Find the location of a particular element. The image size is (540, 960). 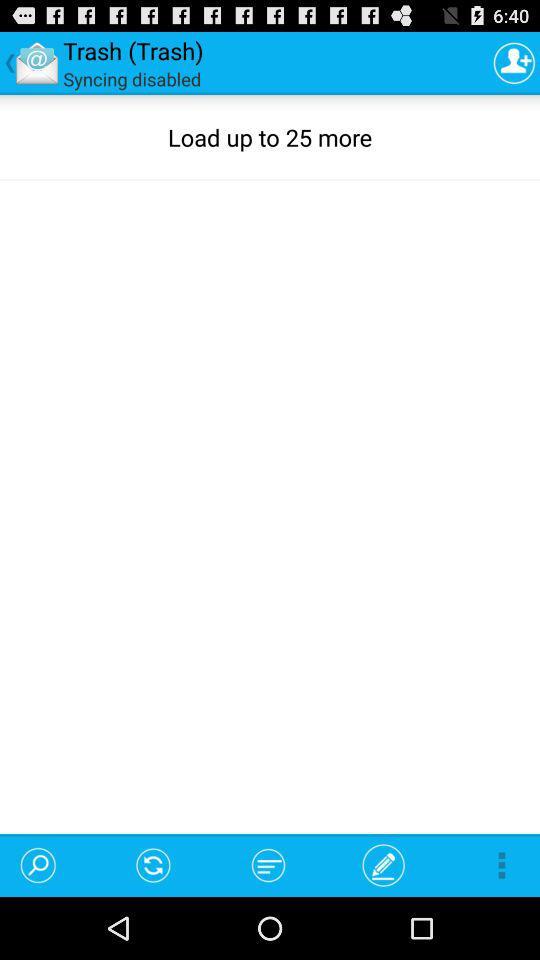

item below the load up to app is located at coordinates (152, 864).